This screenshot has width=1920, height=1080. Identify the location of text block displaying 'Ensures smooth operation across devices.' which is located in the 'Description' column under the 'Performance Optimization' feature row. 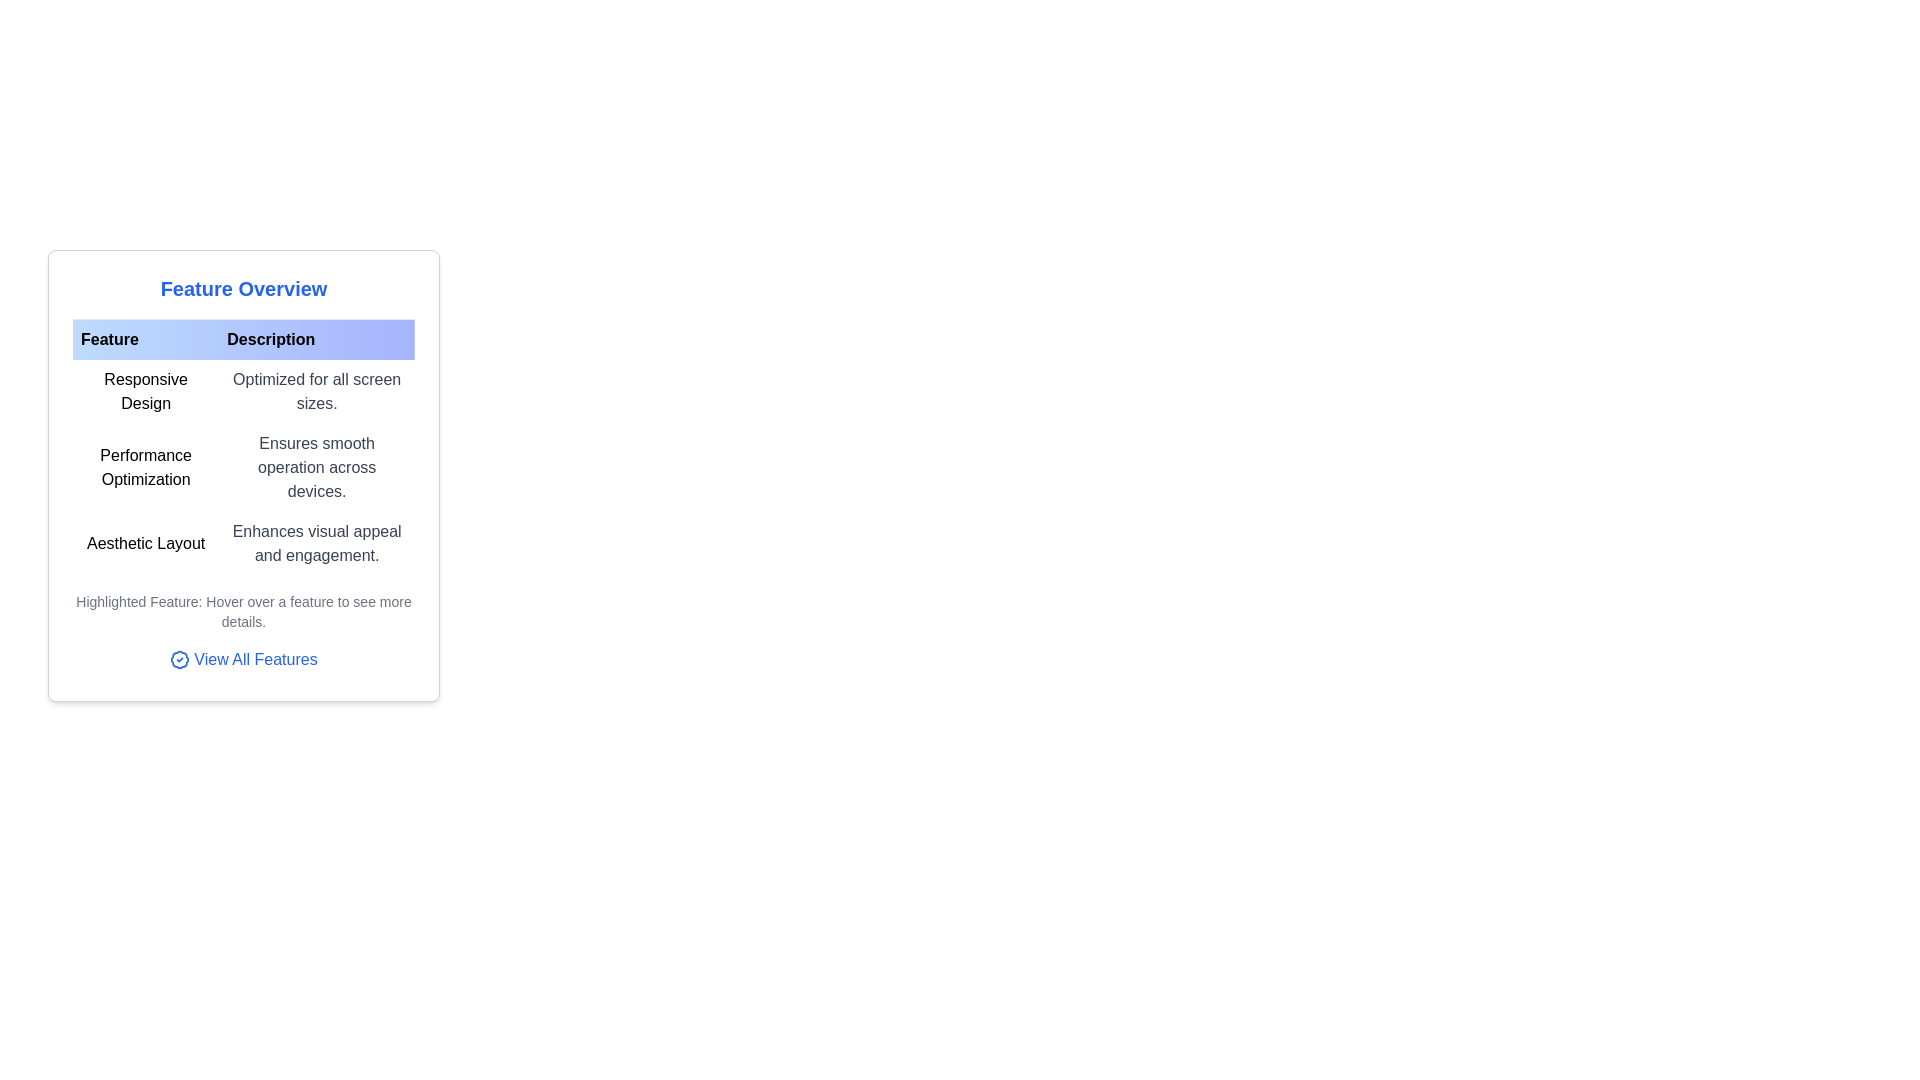
(316, 467).